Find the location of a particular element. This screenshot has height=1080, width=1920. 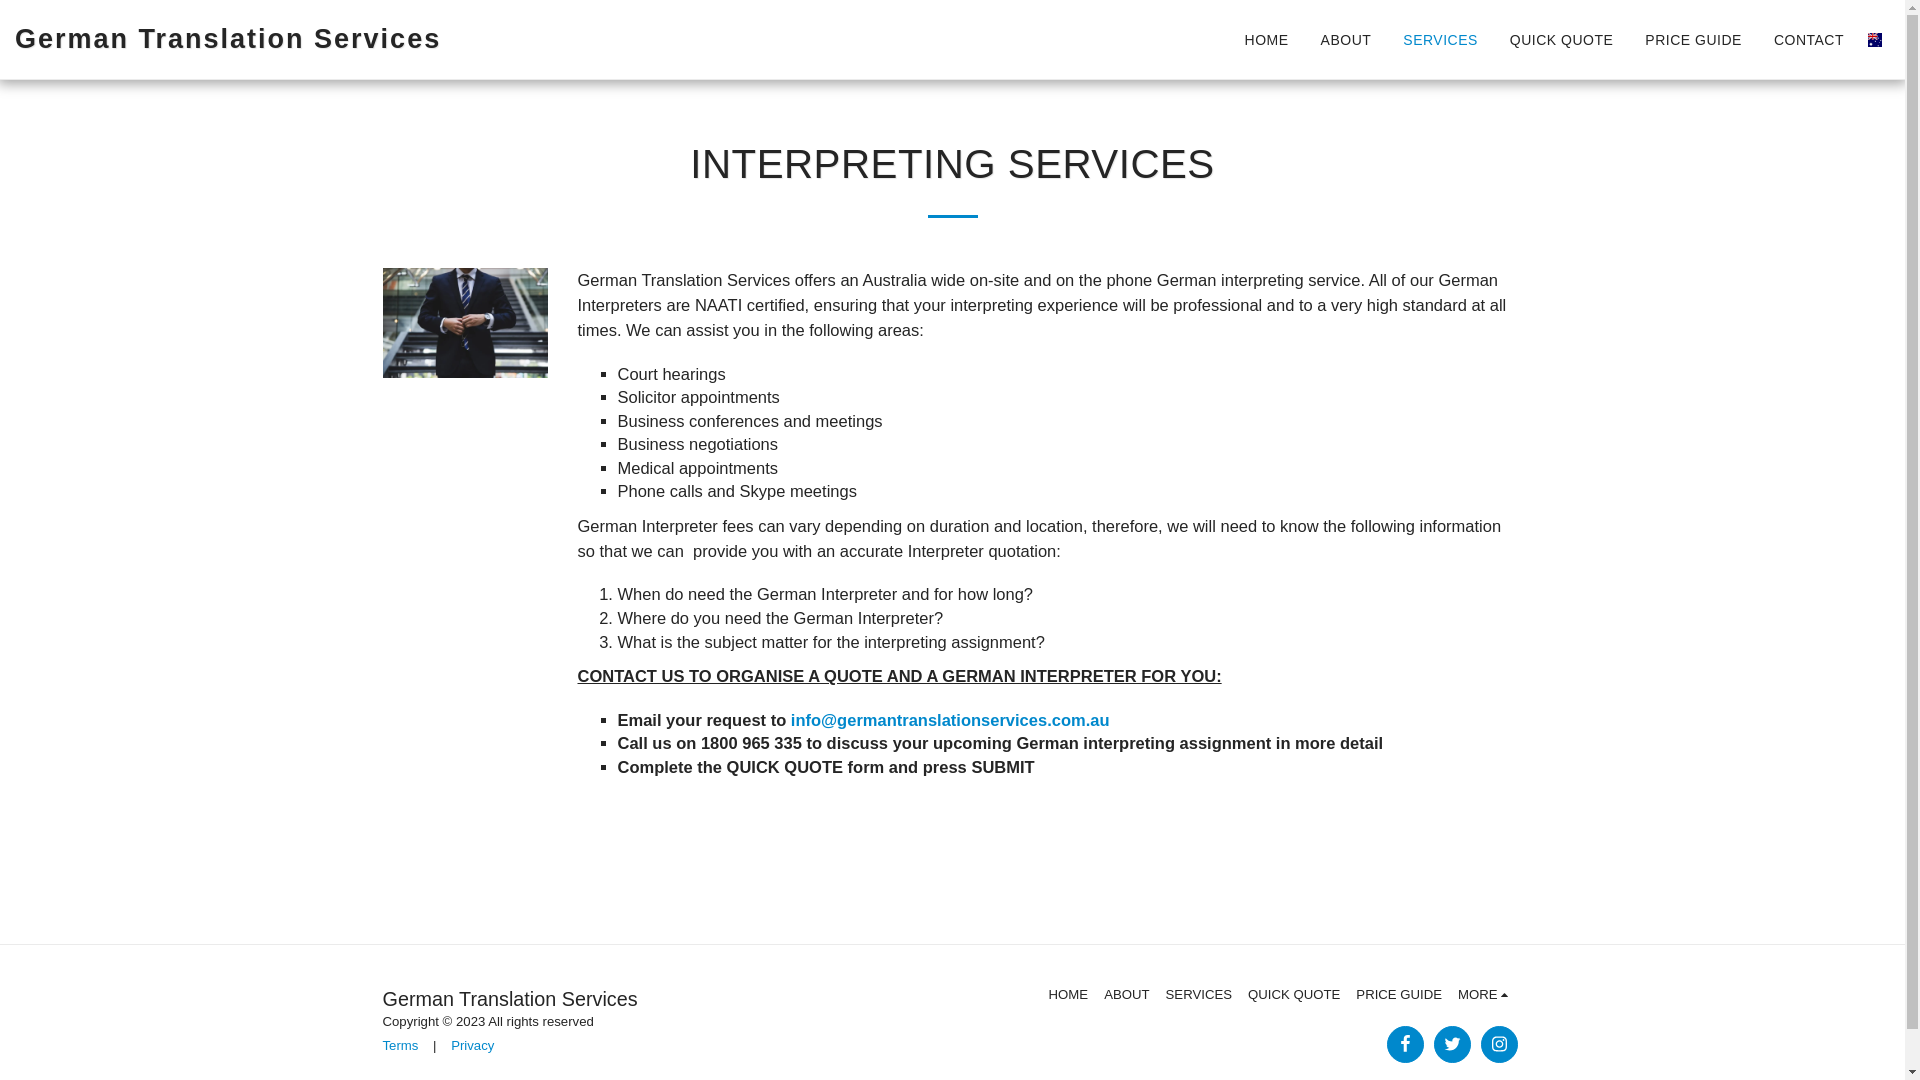

'QUICK QUOTE' is located at coordinates (1560, 39).